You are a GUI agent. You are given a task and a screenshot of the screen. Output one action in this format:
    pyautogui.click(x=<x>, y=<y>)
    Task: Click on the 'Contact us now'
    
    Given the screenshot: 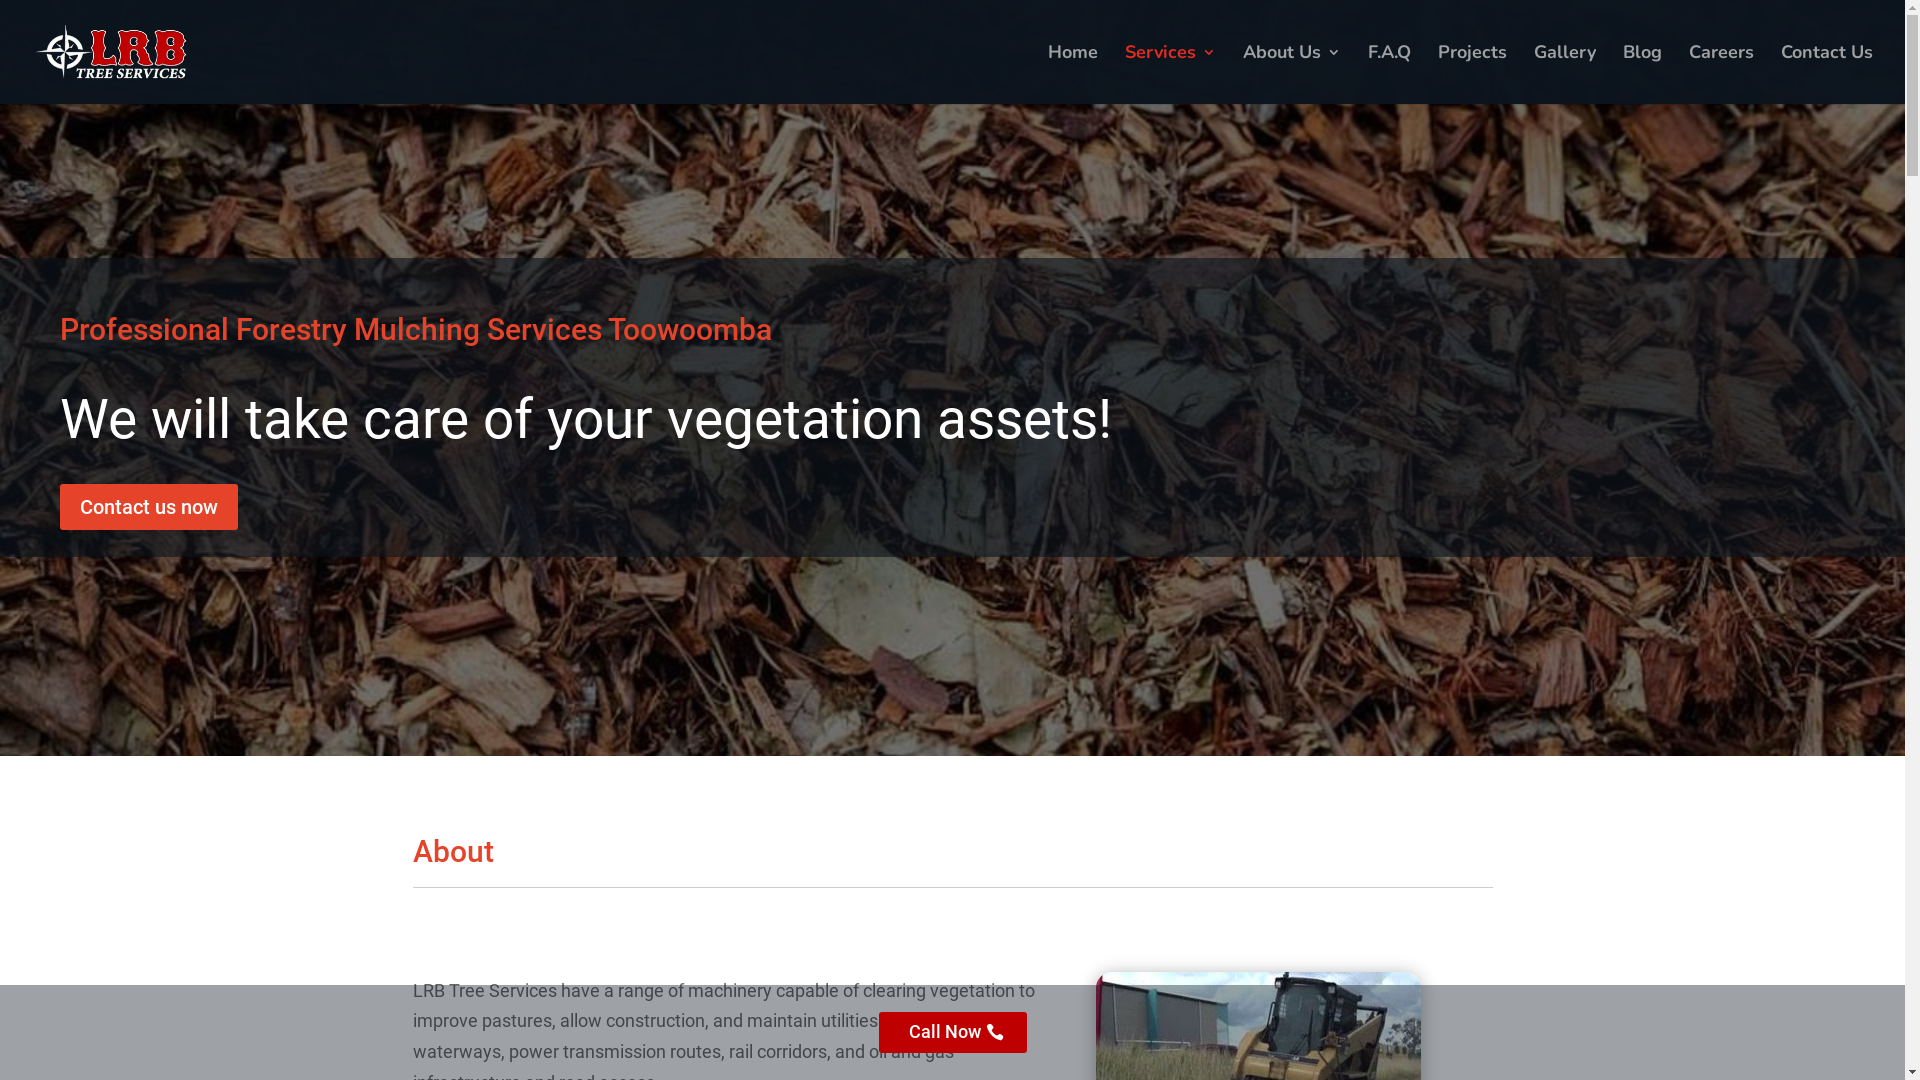 What is the action you would take?
    pyautogui.click(x=147, y=505)
    